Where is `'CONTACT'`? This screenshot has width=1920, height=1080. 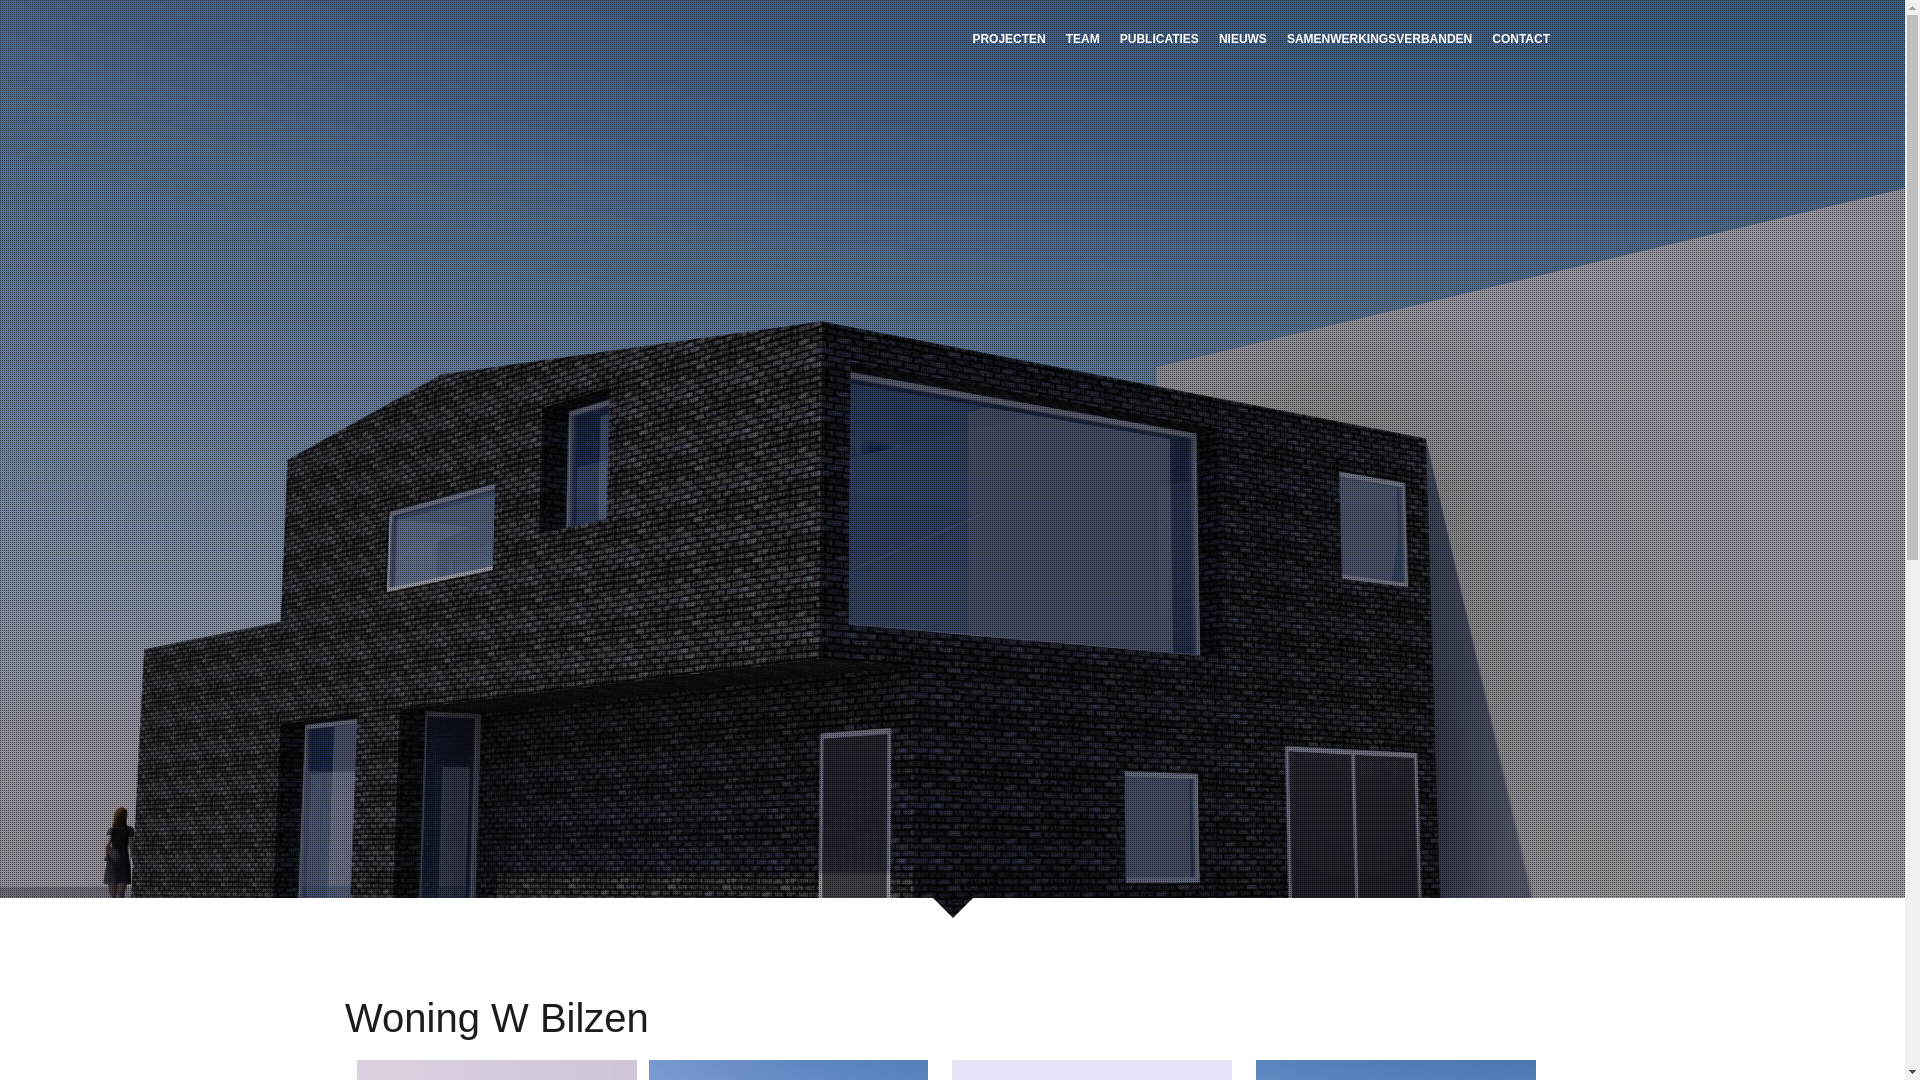 'CONTACT' is located at coordinates (1482, 37).